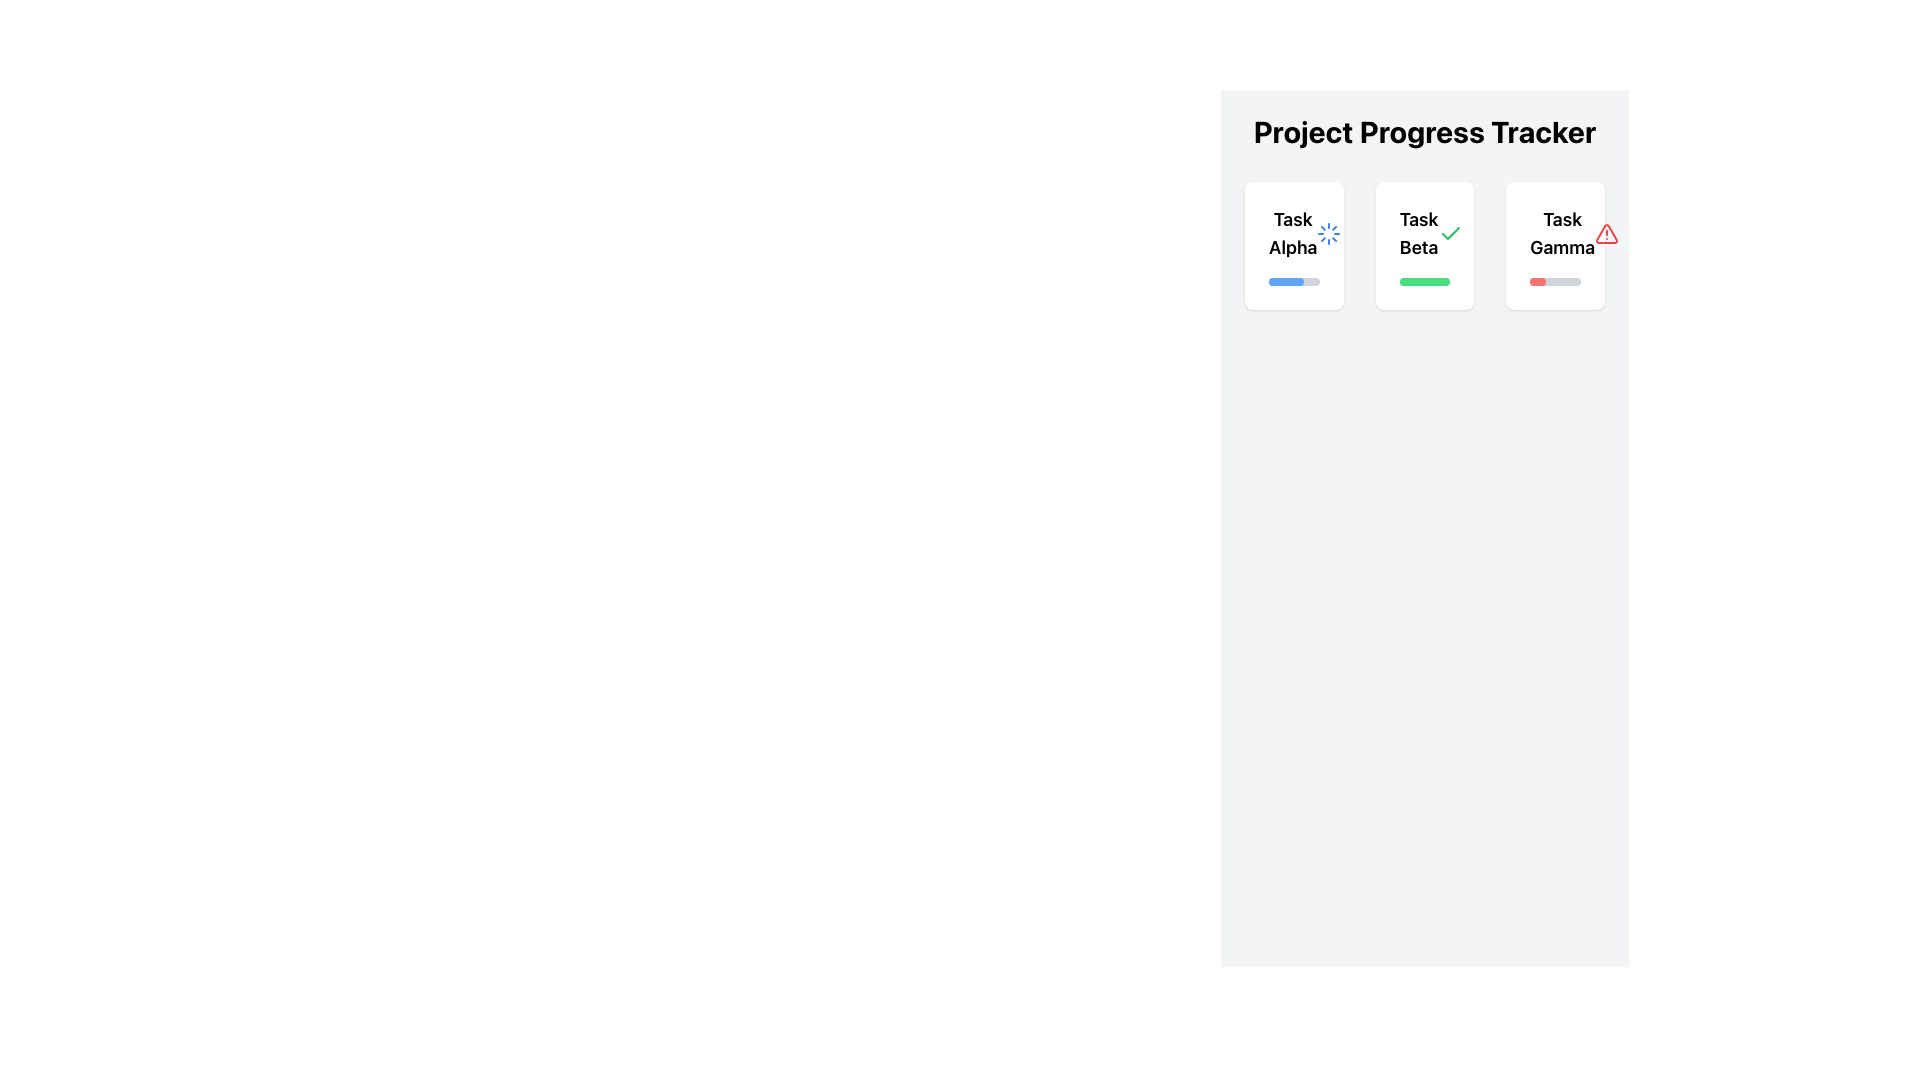  I want to click on the green check mark icon within the 'Task Beta' card in the 'Project Progress Tracker' section, located in the middle column, so click(1450, 232).